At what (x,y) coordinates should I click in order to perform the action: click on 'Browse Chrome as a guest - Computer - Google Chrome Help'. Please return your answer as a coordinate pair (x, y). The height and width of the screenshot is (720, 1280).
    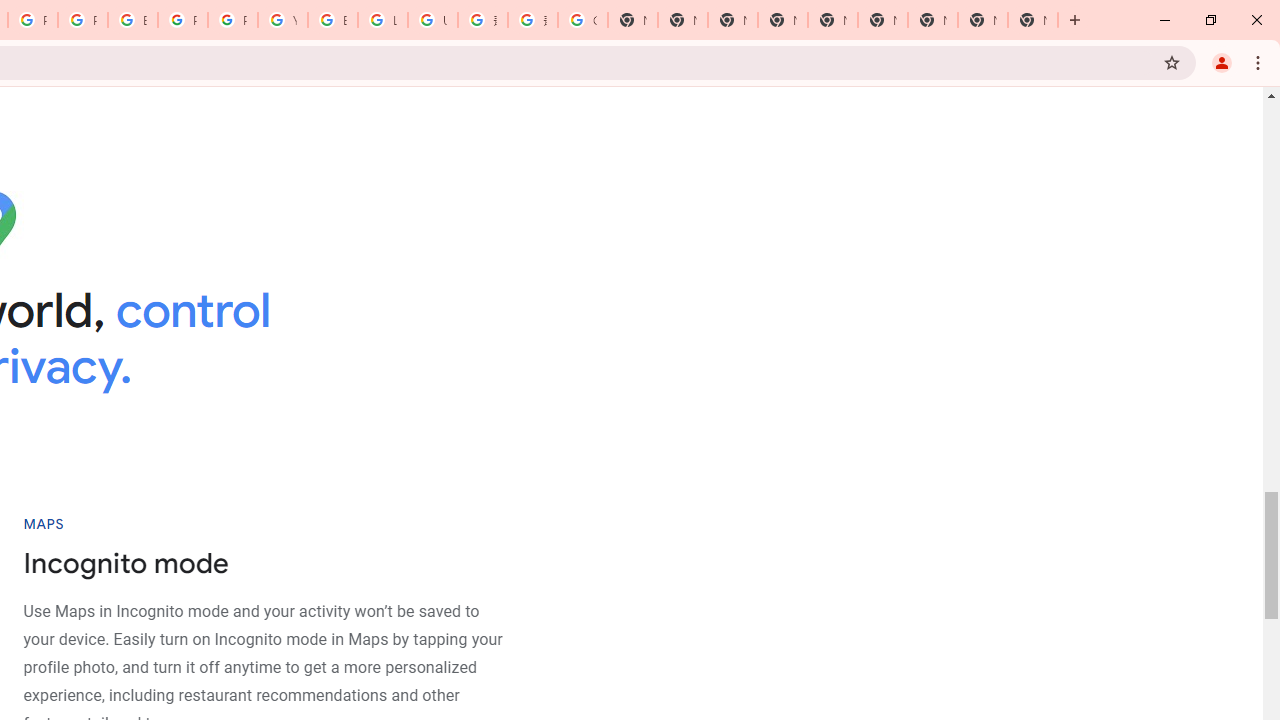
    Looking at the image, I should click on (333, 20).